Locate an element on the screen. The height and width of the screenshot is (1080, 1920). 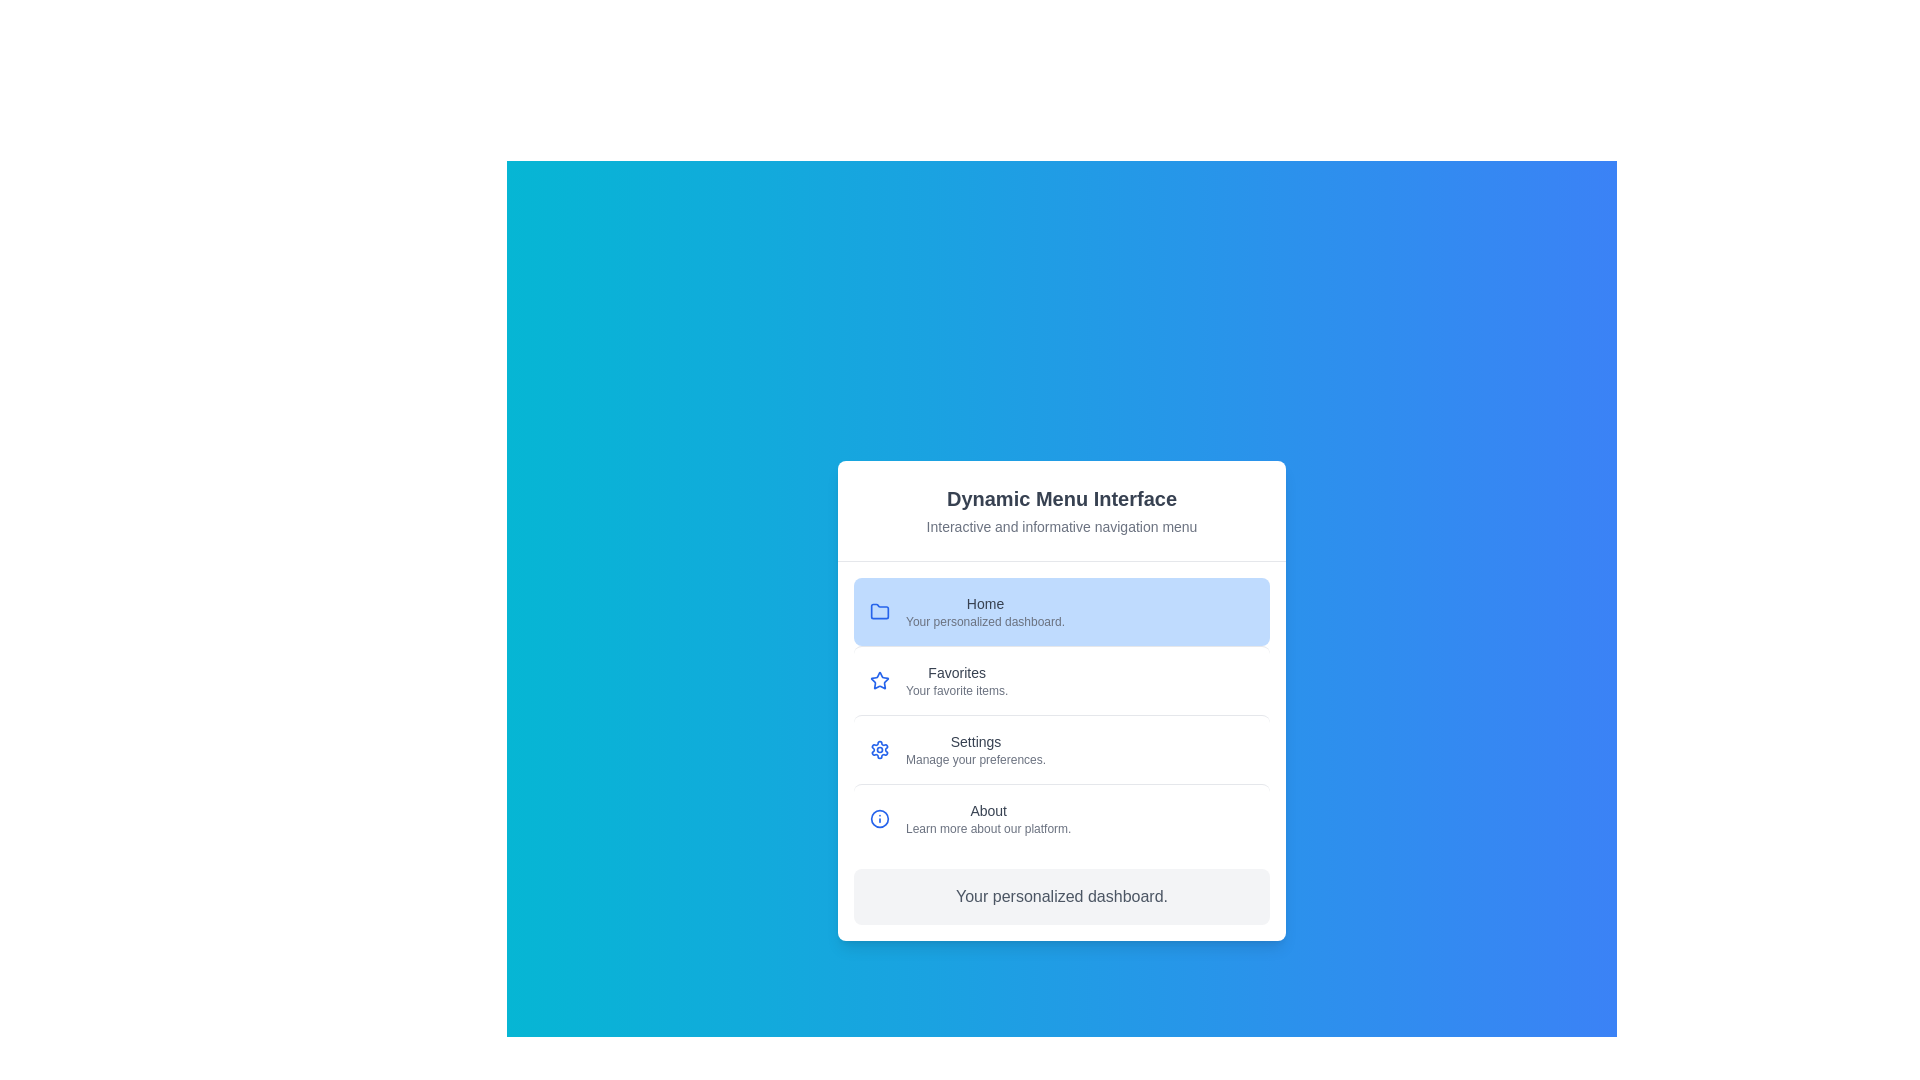
the menu item labeled About is located at coordinates (1060, 817).